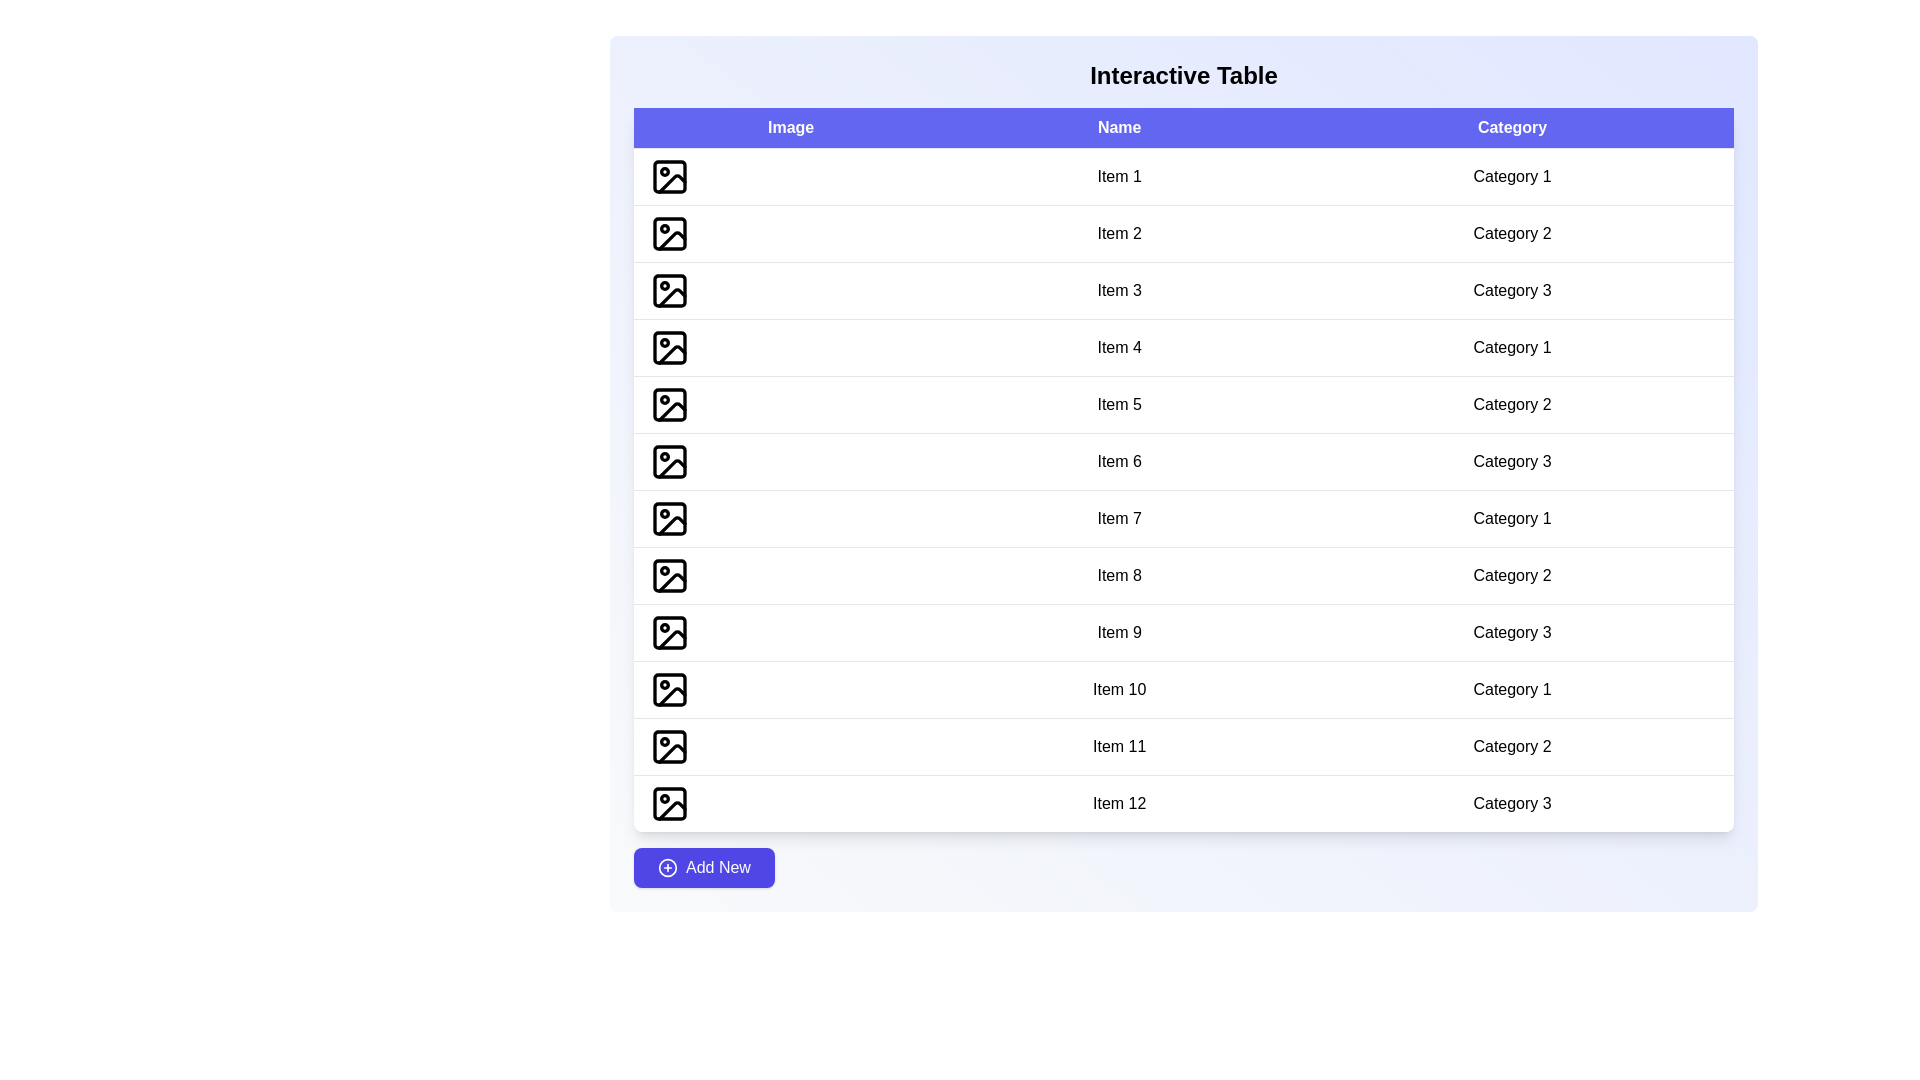 The width and height of the screenshot is (1920, 1080). I want to click on the 'Add New' button to open its context menu, so click(704, 866).